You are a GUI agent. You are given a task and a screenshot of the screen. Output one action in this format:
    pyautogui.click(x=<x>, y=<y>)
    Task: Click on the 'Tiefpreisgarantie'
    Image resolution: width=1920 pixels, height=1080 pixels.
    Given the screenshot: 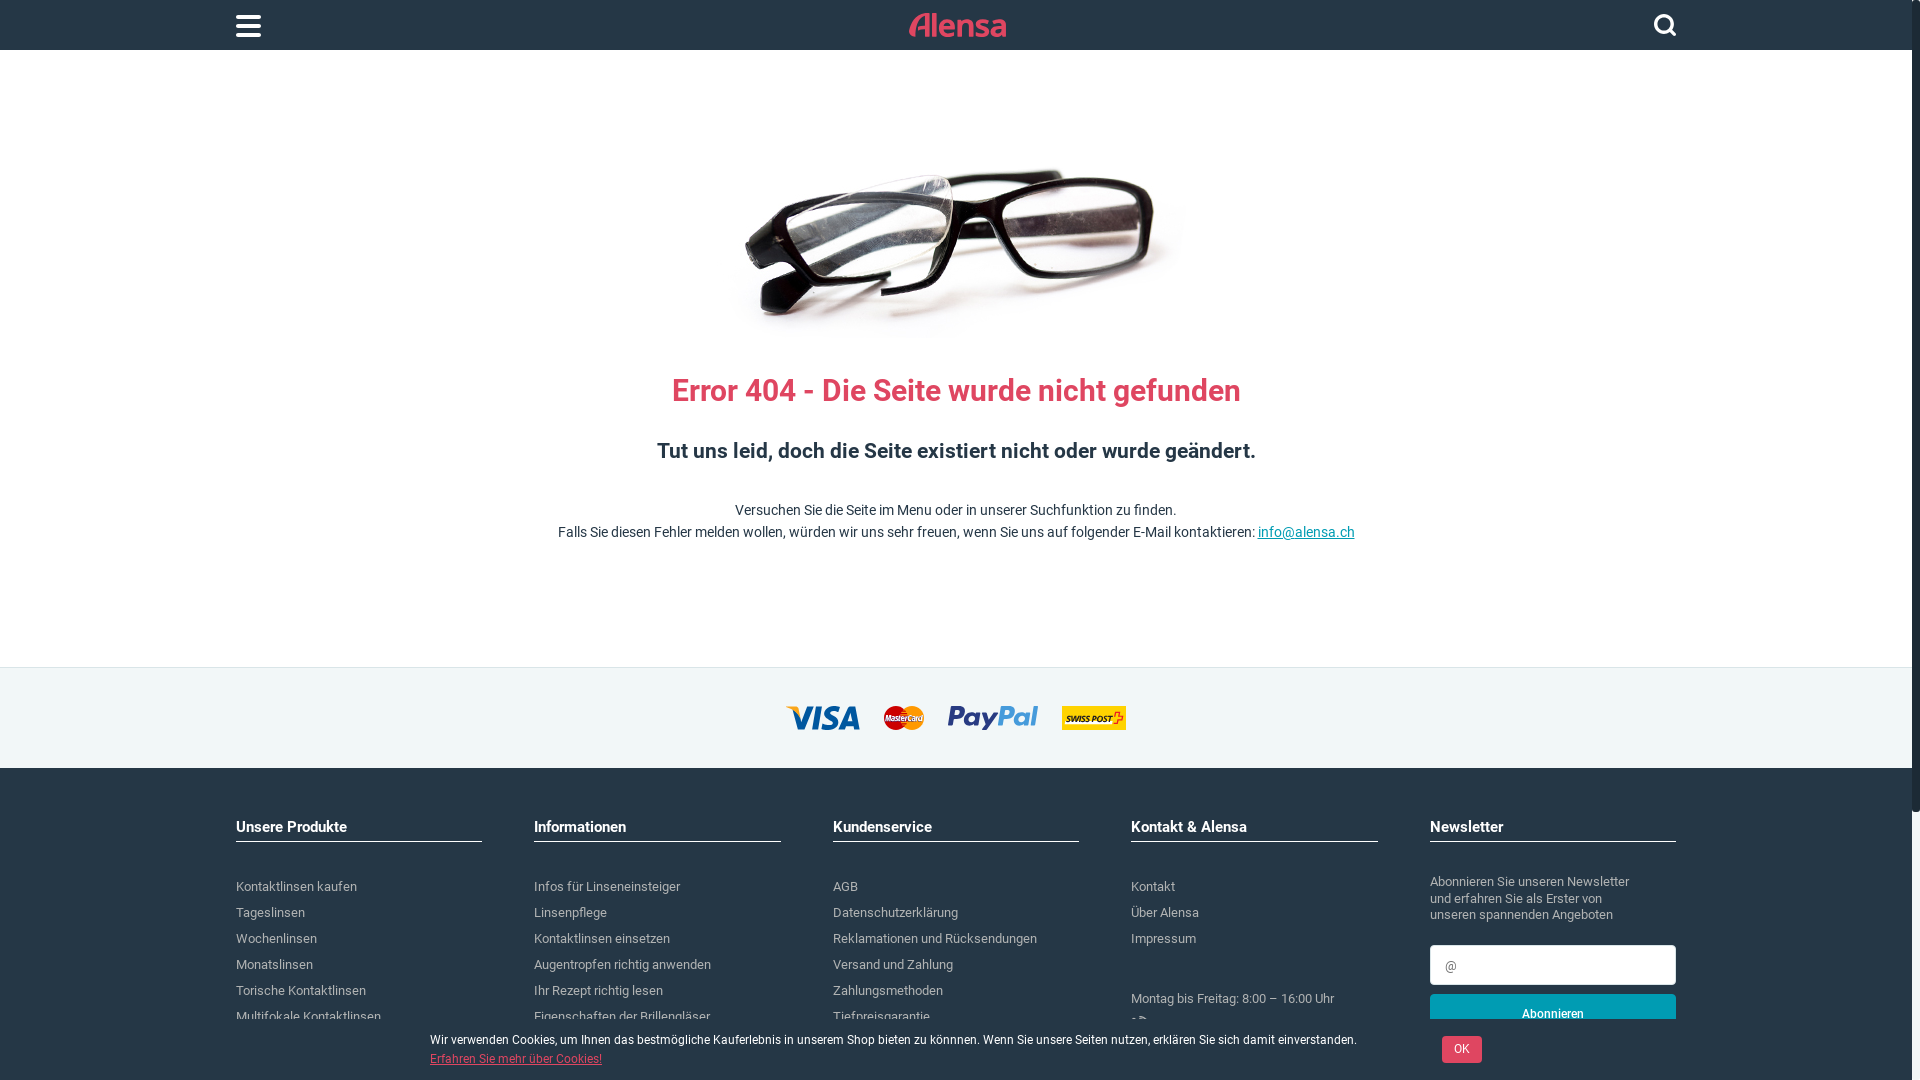 What is the action you would take?
    pyautogui.click(x=880, y=1016)
    